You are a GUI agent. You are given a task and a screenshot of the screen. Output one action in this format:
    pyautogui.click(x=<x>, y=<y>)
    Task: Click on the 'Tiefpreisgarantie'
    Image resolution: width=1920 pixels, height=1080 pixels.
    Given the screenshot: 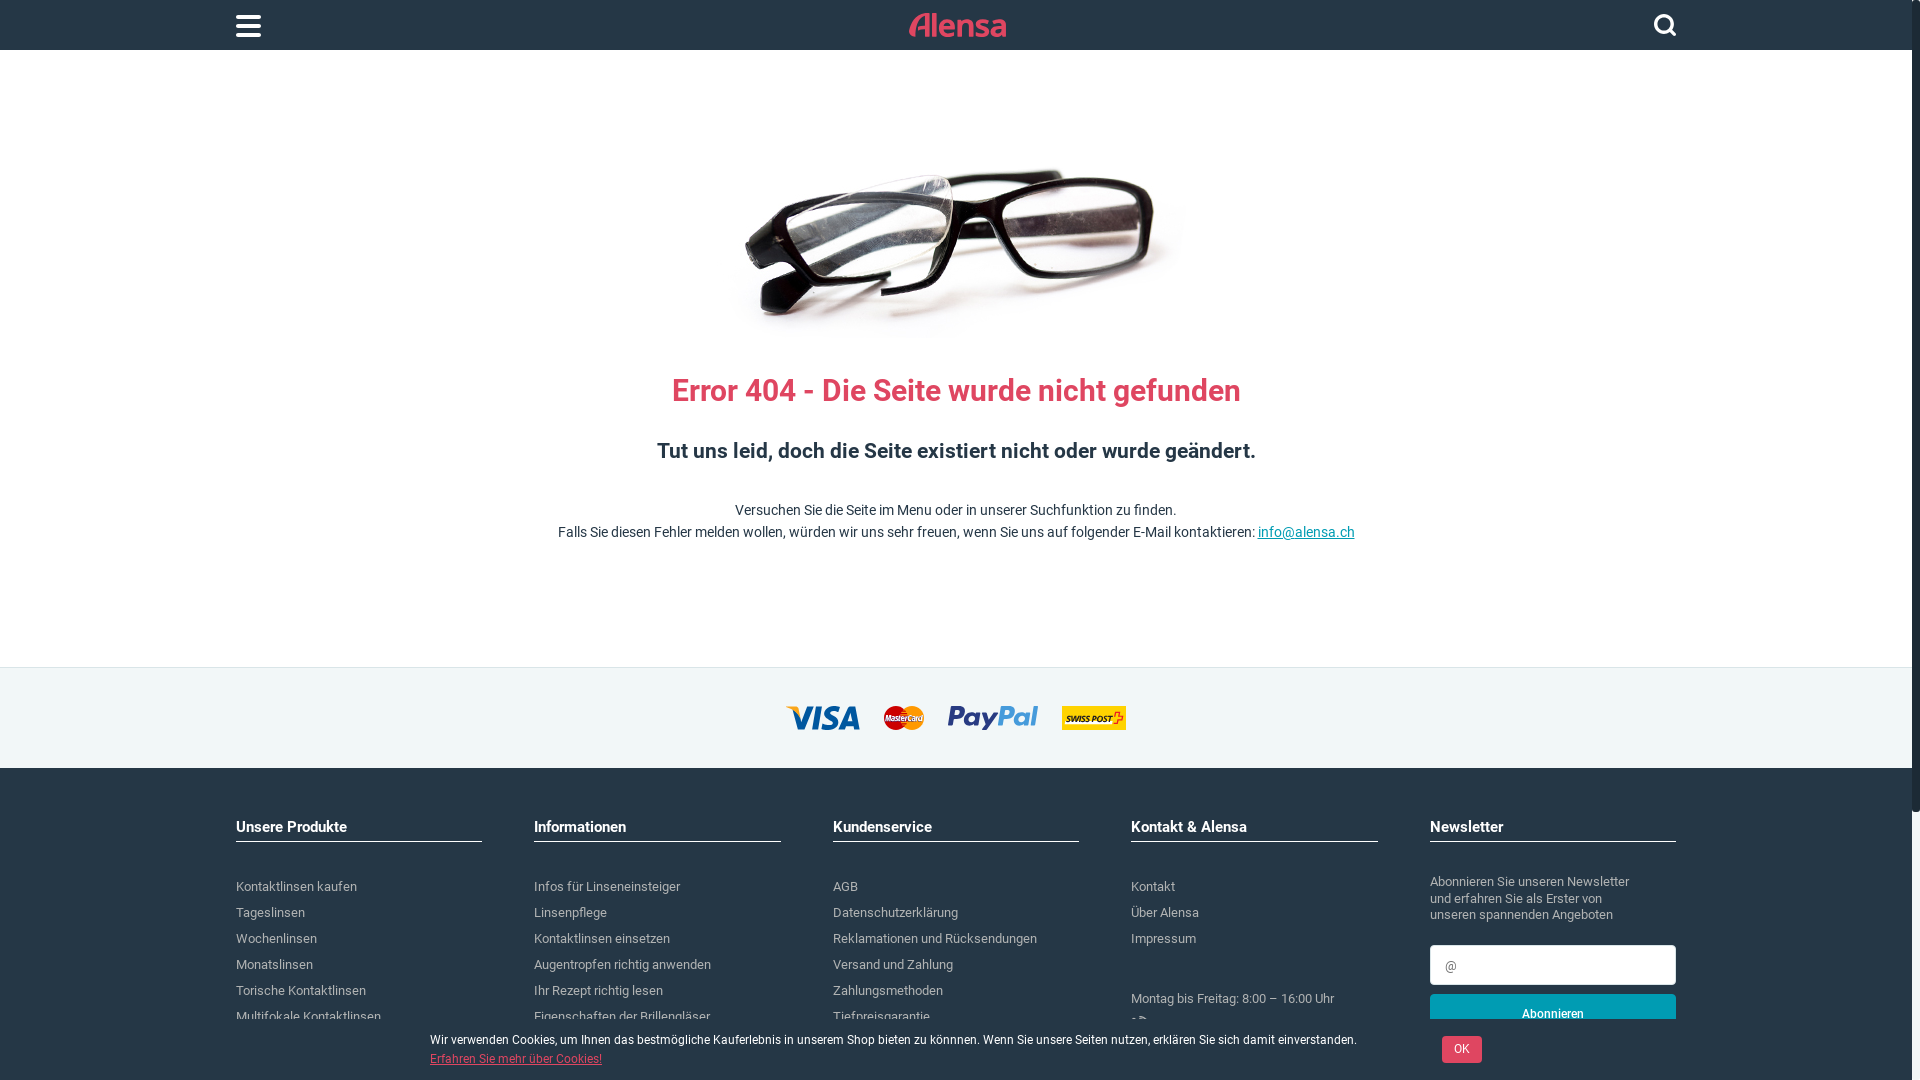 What is the action you would take?
    pyautogui.click(x=880, y=1016)
    